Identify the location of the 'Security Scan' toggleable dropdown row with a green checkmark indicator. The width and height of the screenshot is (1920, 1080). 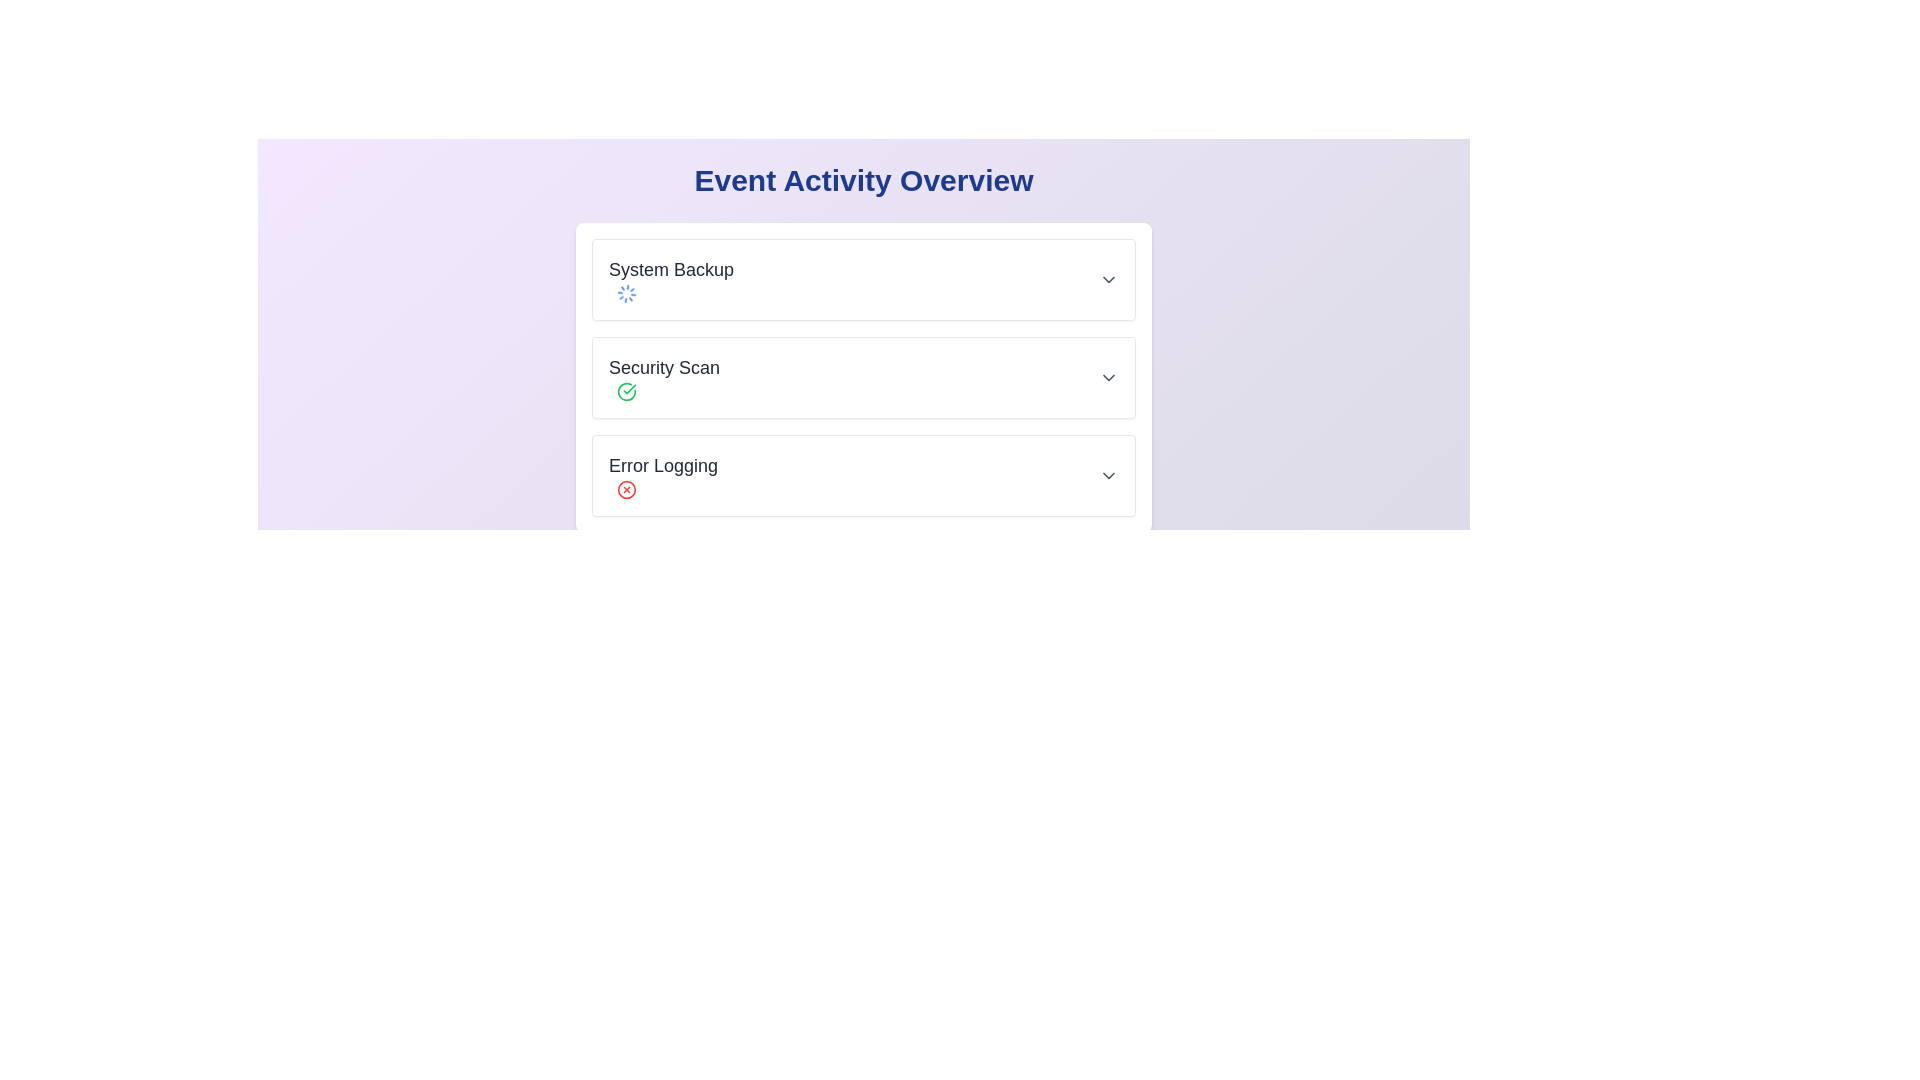
(864, 378).